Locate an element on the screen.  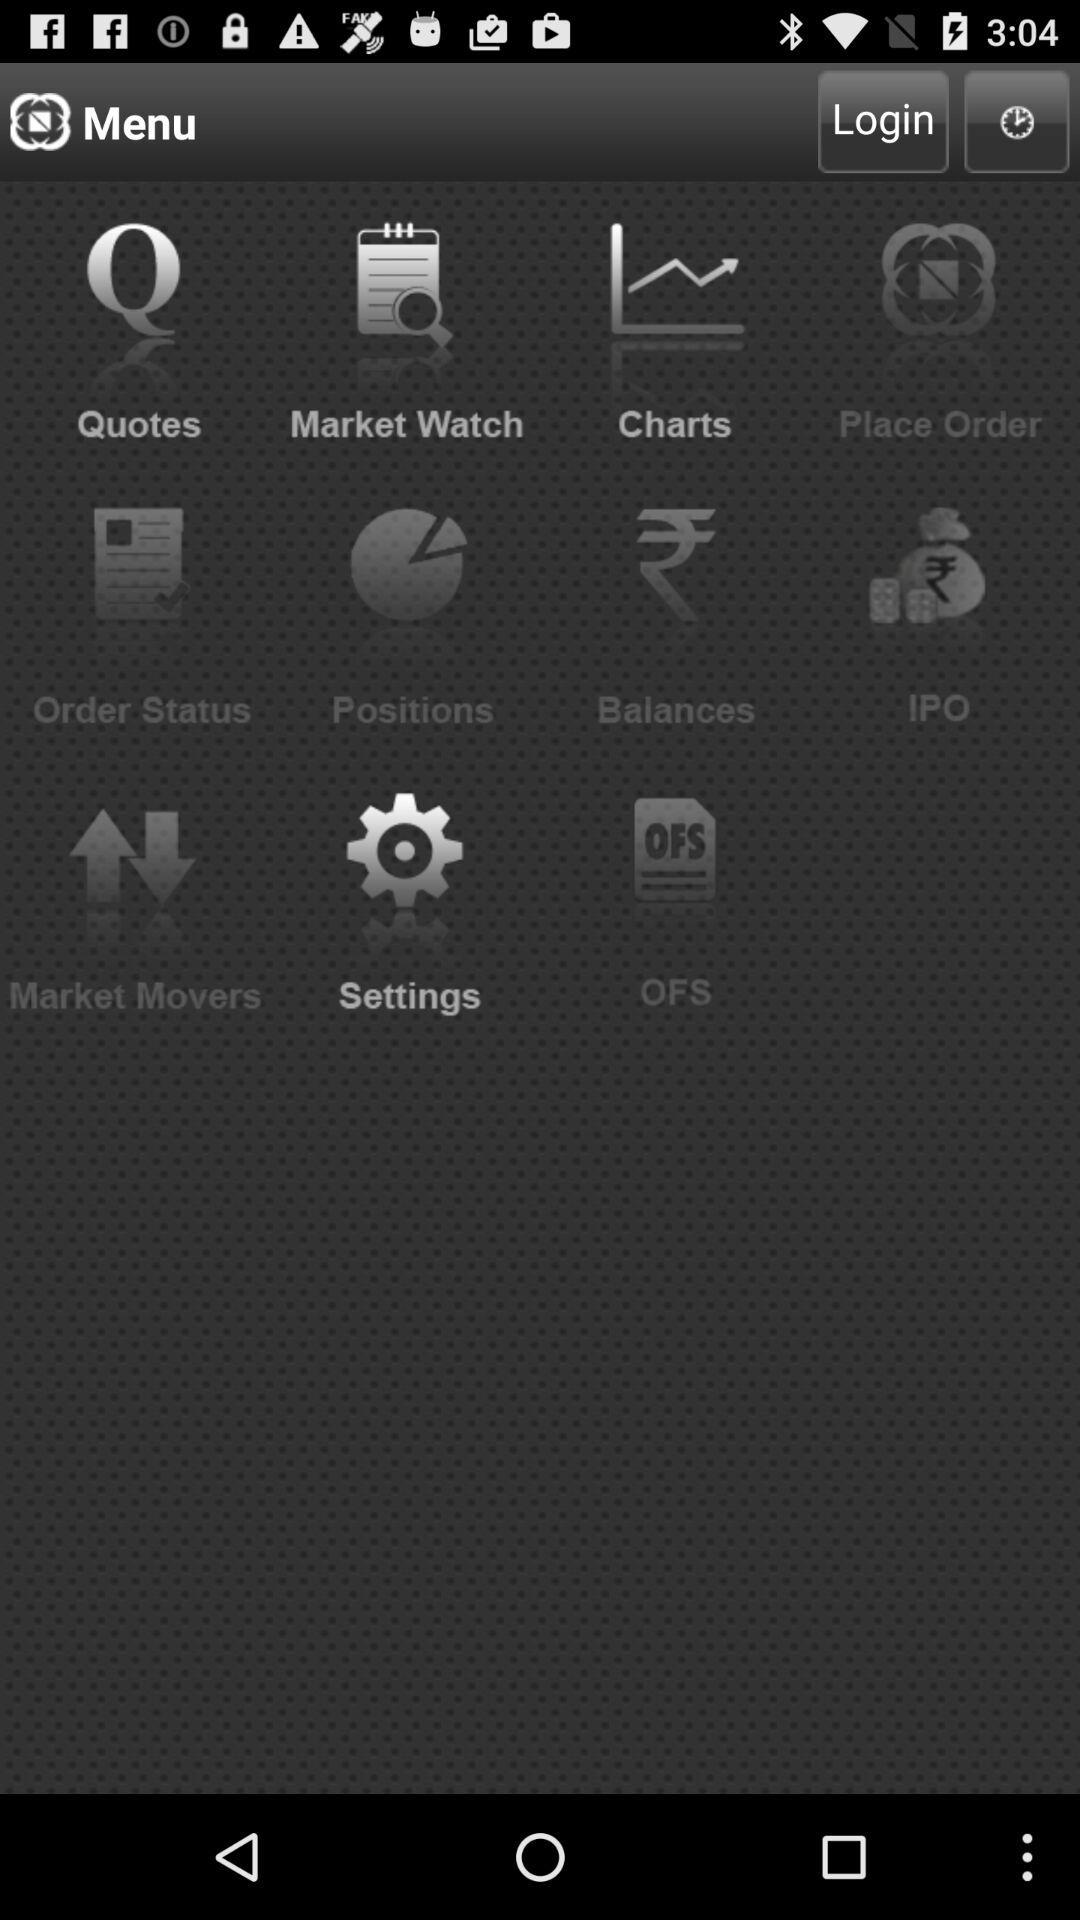
the icon to the right of login item is located at coordinates (1017, 120).